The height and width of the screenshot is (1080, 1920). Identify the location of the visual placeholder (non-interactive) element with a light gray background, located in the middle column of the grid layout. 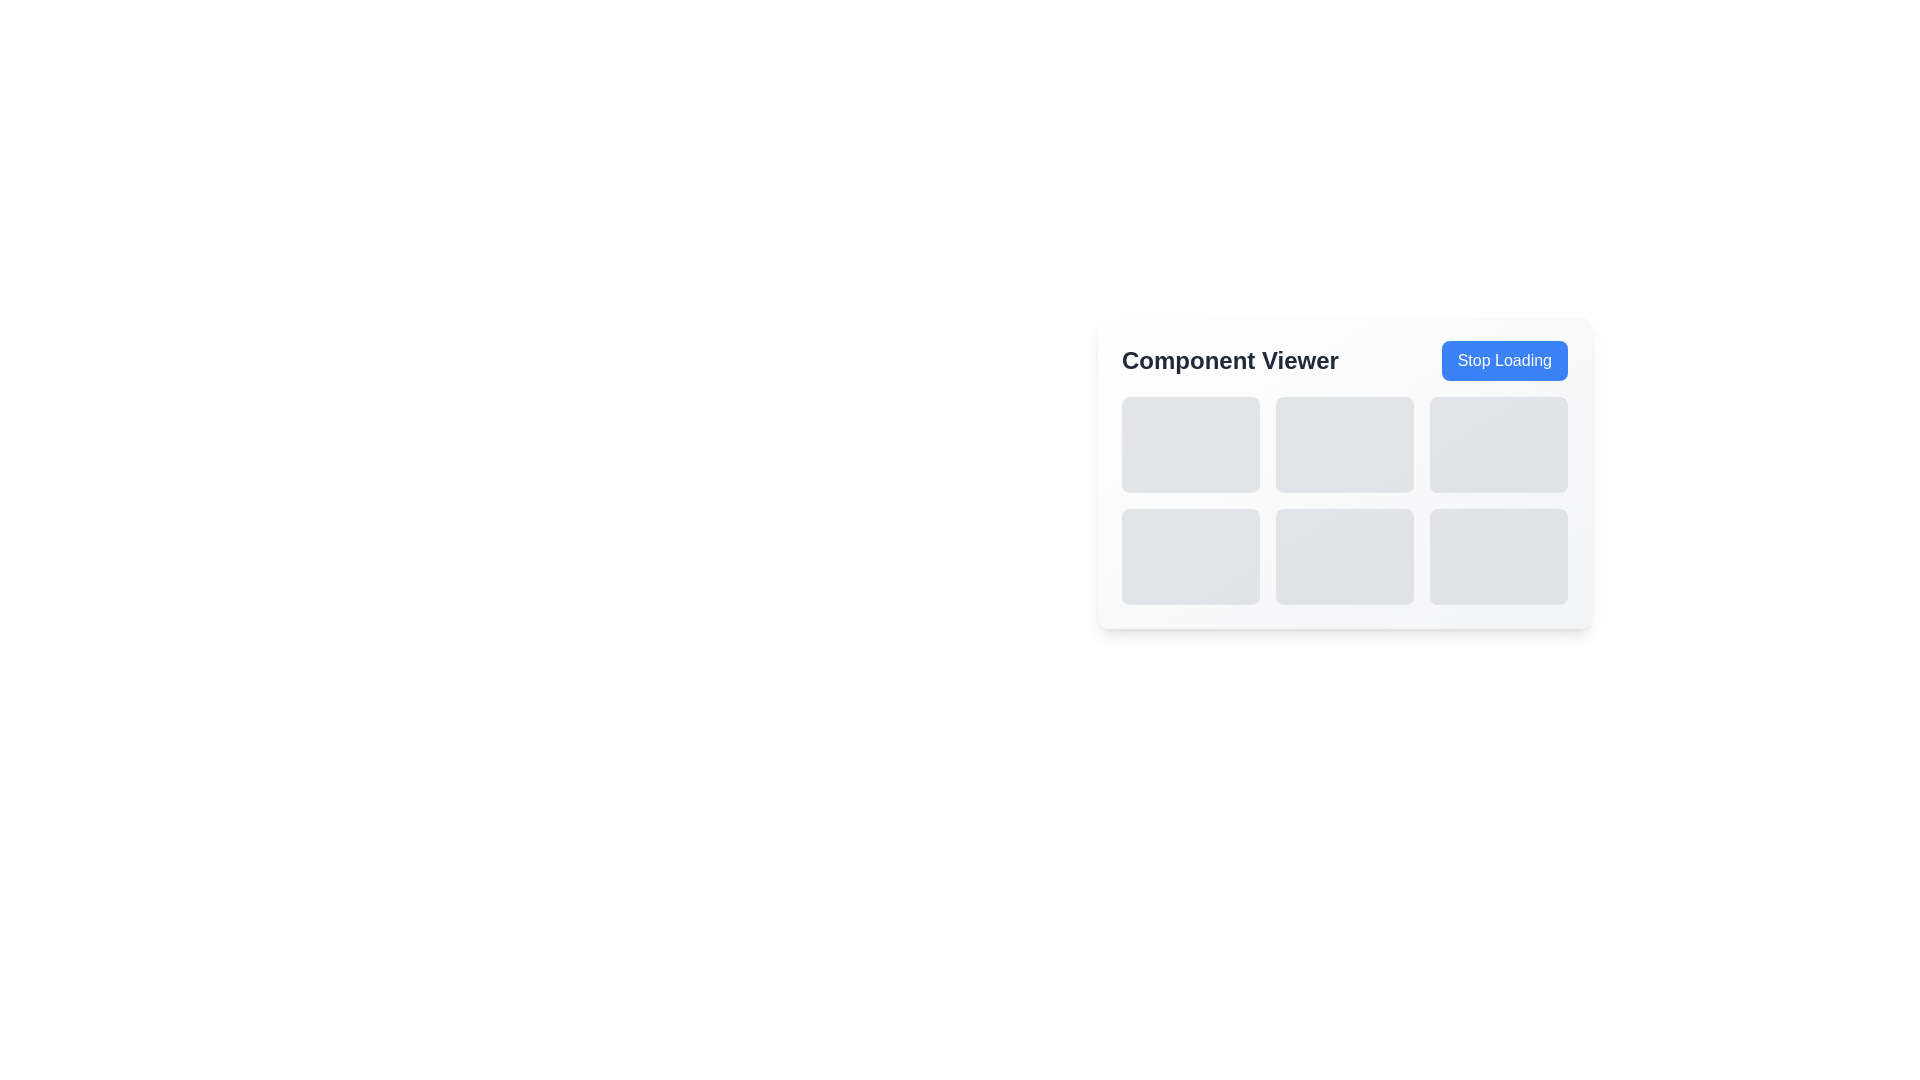
(1344, 443).